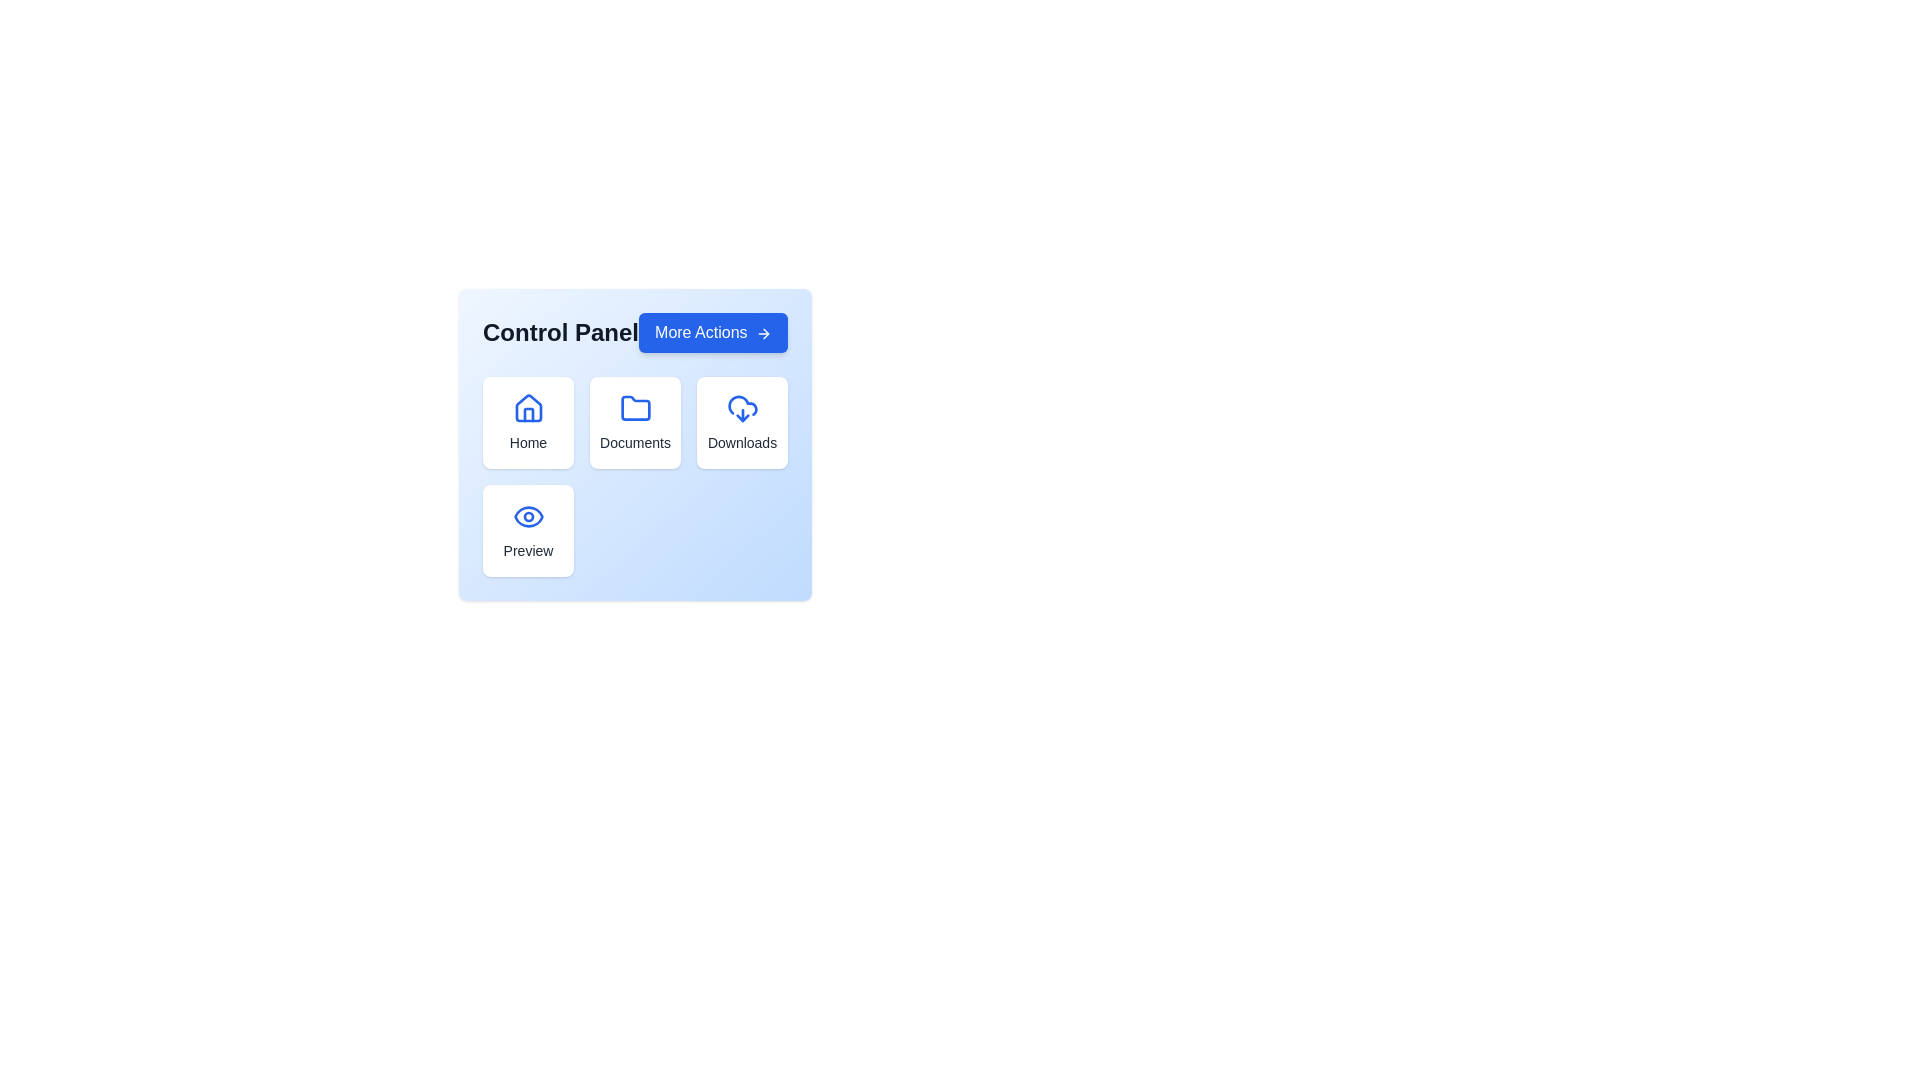 The image size is (1920, 1080). Describe the element at coordinates (634, 407) in the screenshot. I see `the 'Documents' icon button located centrally in the interface, positioned between the 'Home' icon and the 'Downloads' icon` at that location.